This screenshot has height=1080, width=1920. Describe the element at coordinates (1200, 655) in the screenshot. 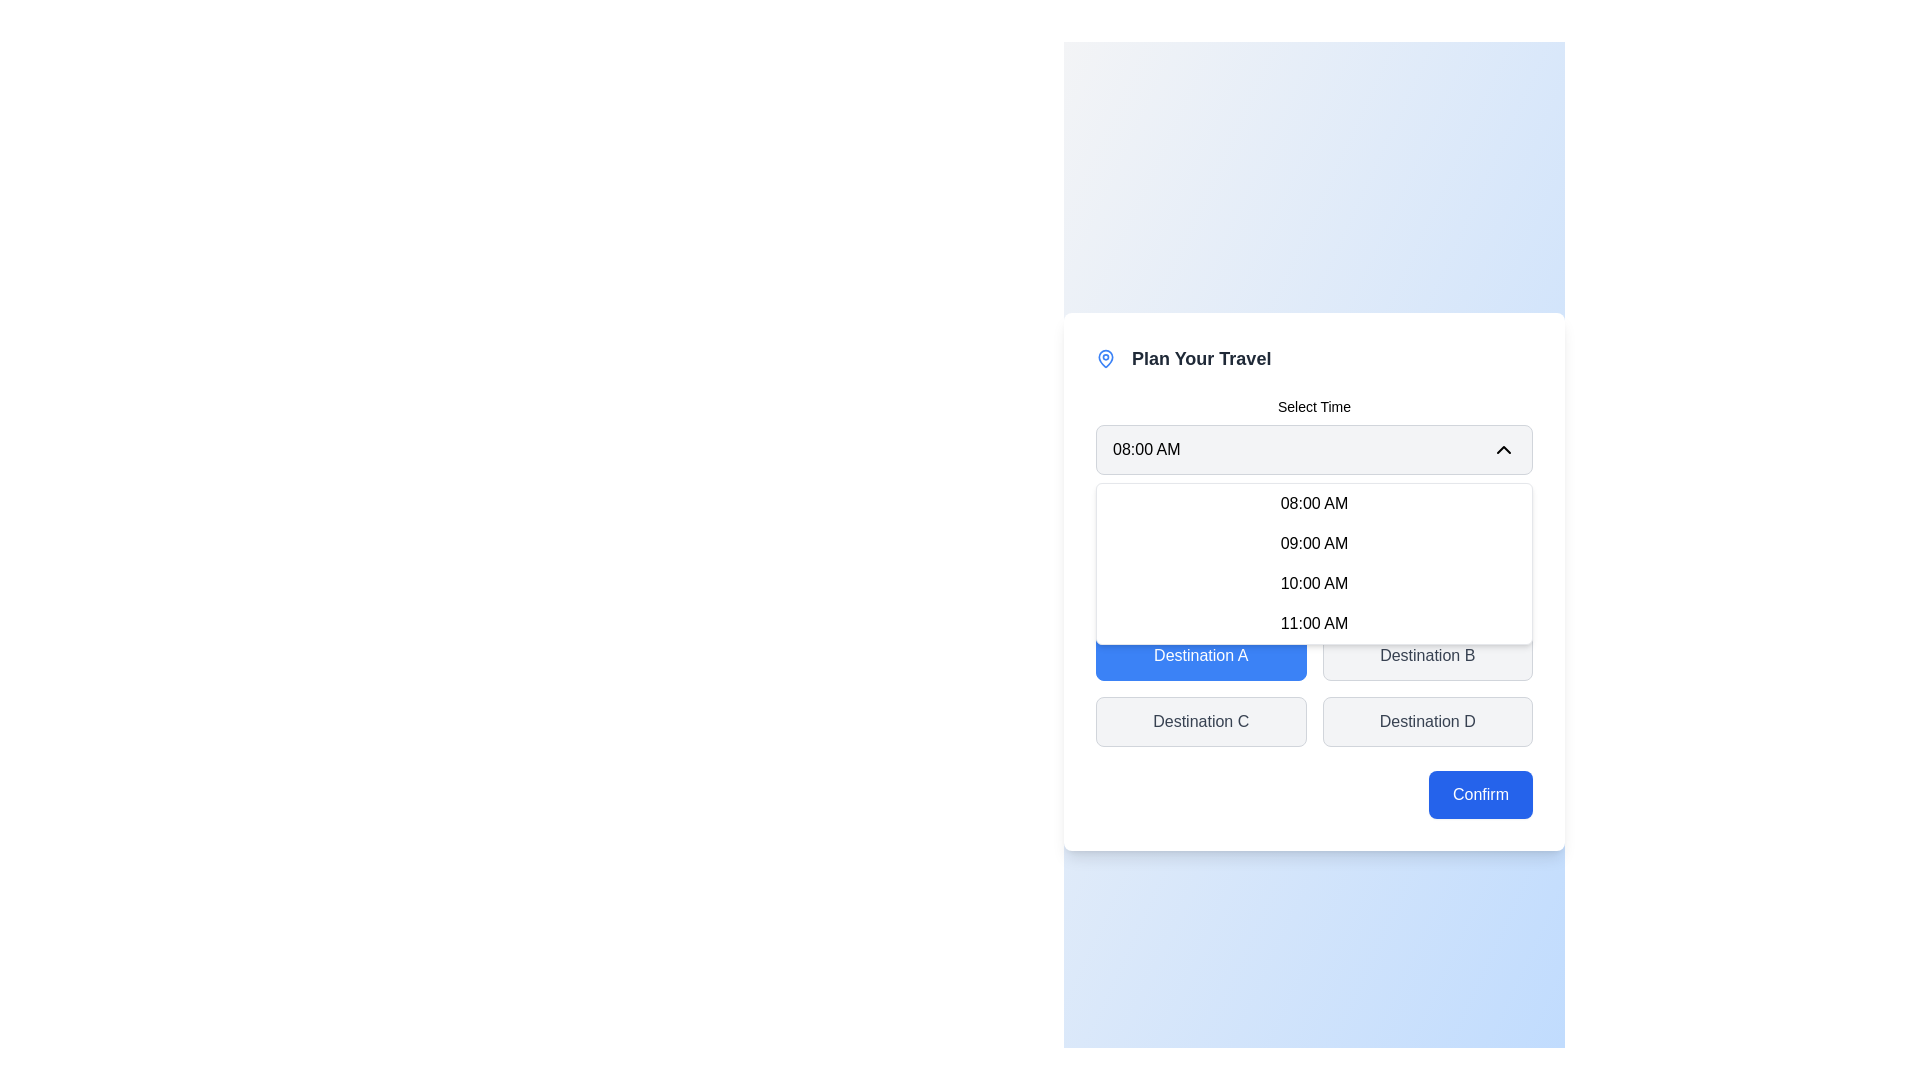

I see `the button labeled 'Destination A', which is a blue rectangular button with white text and rounded corners, positioned at the top-left of a grid layout` at that location.